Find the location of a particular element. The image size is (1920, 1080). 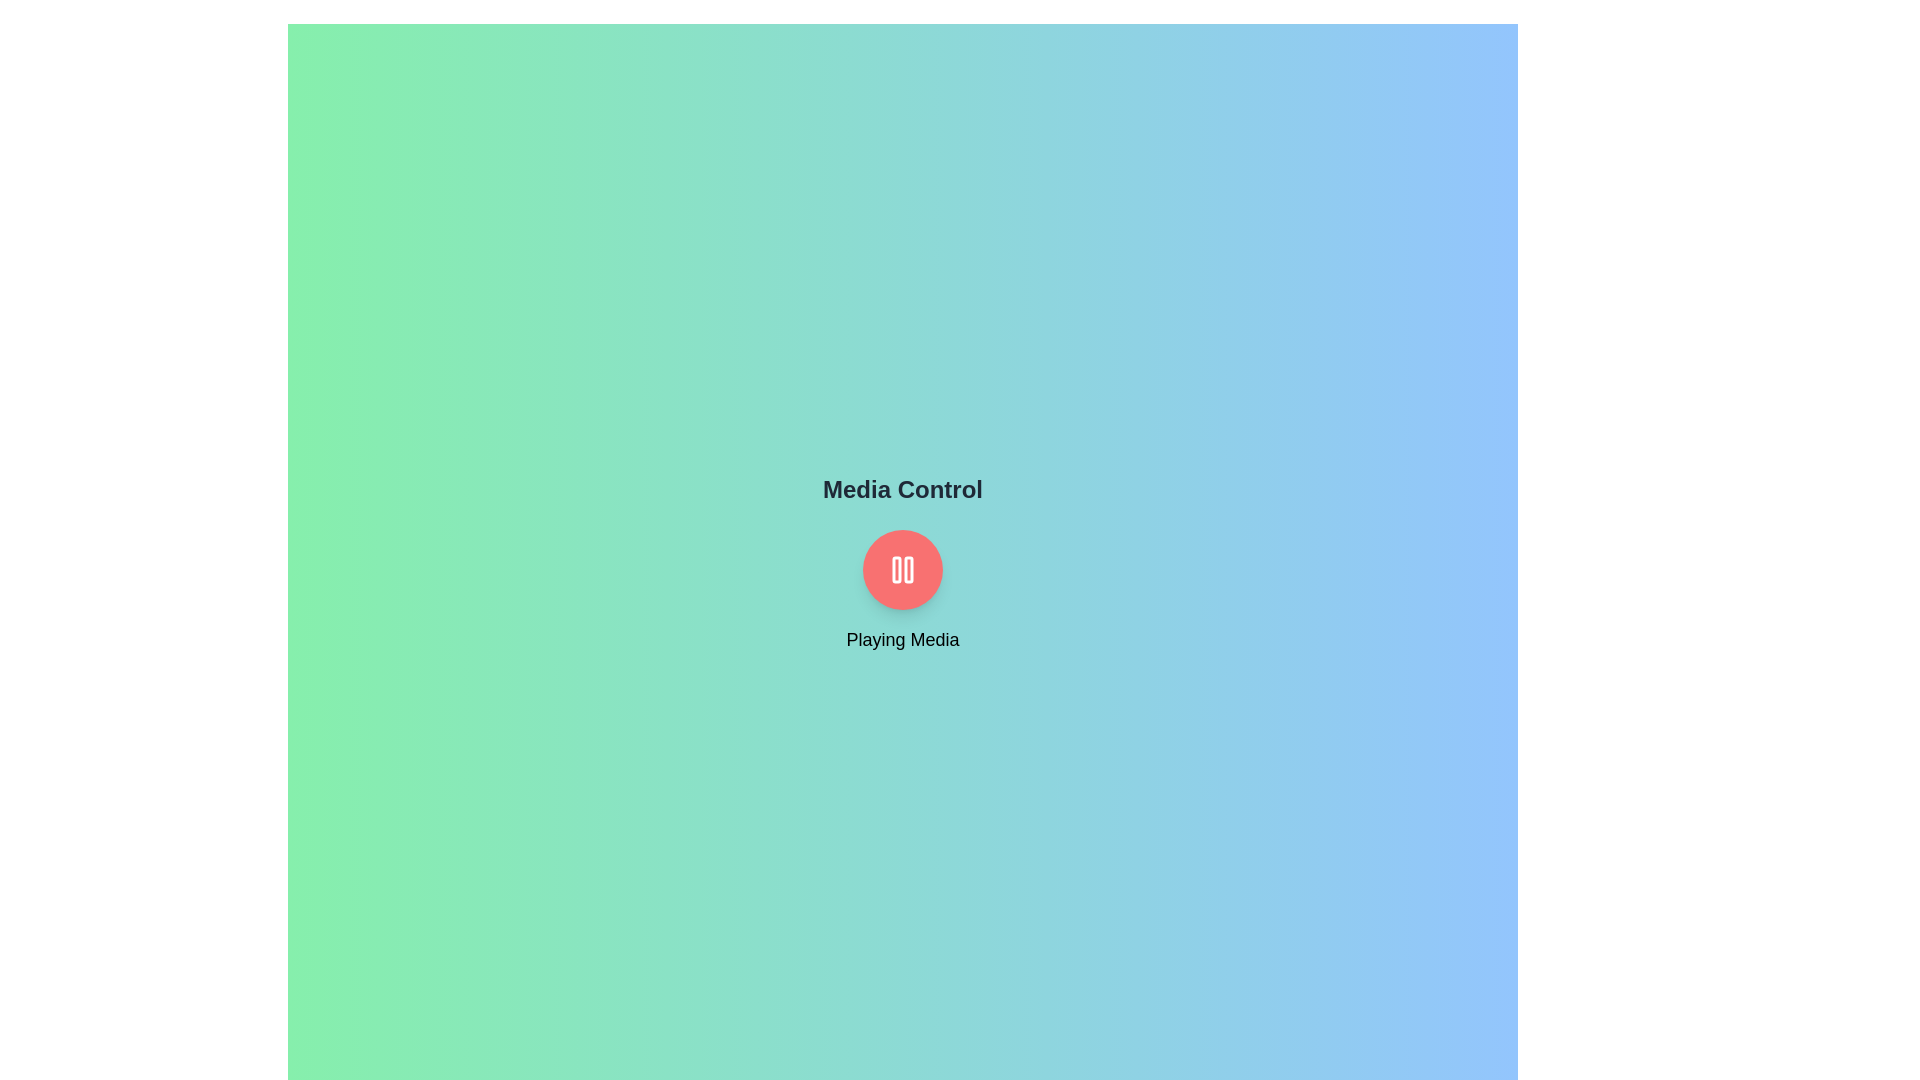

center of the MediaControlToggleButton to toggle playback state is located at coordinates (901, 570).